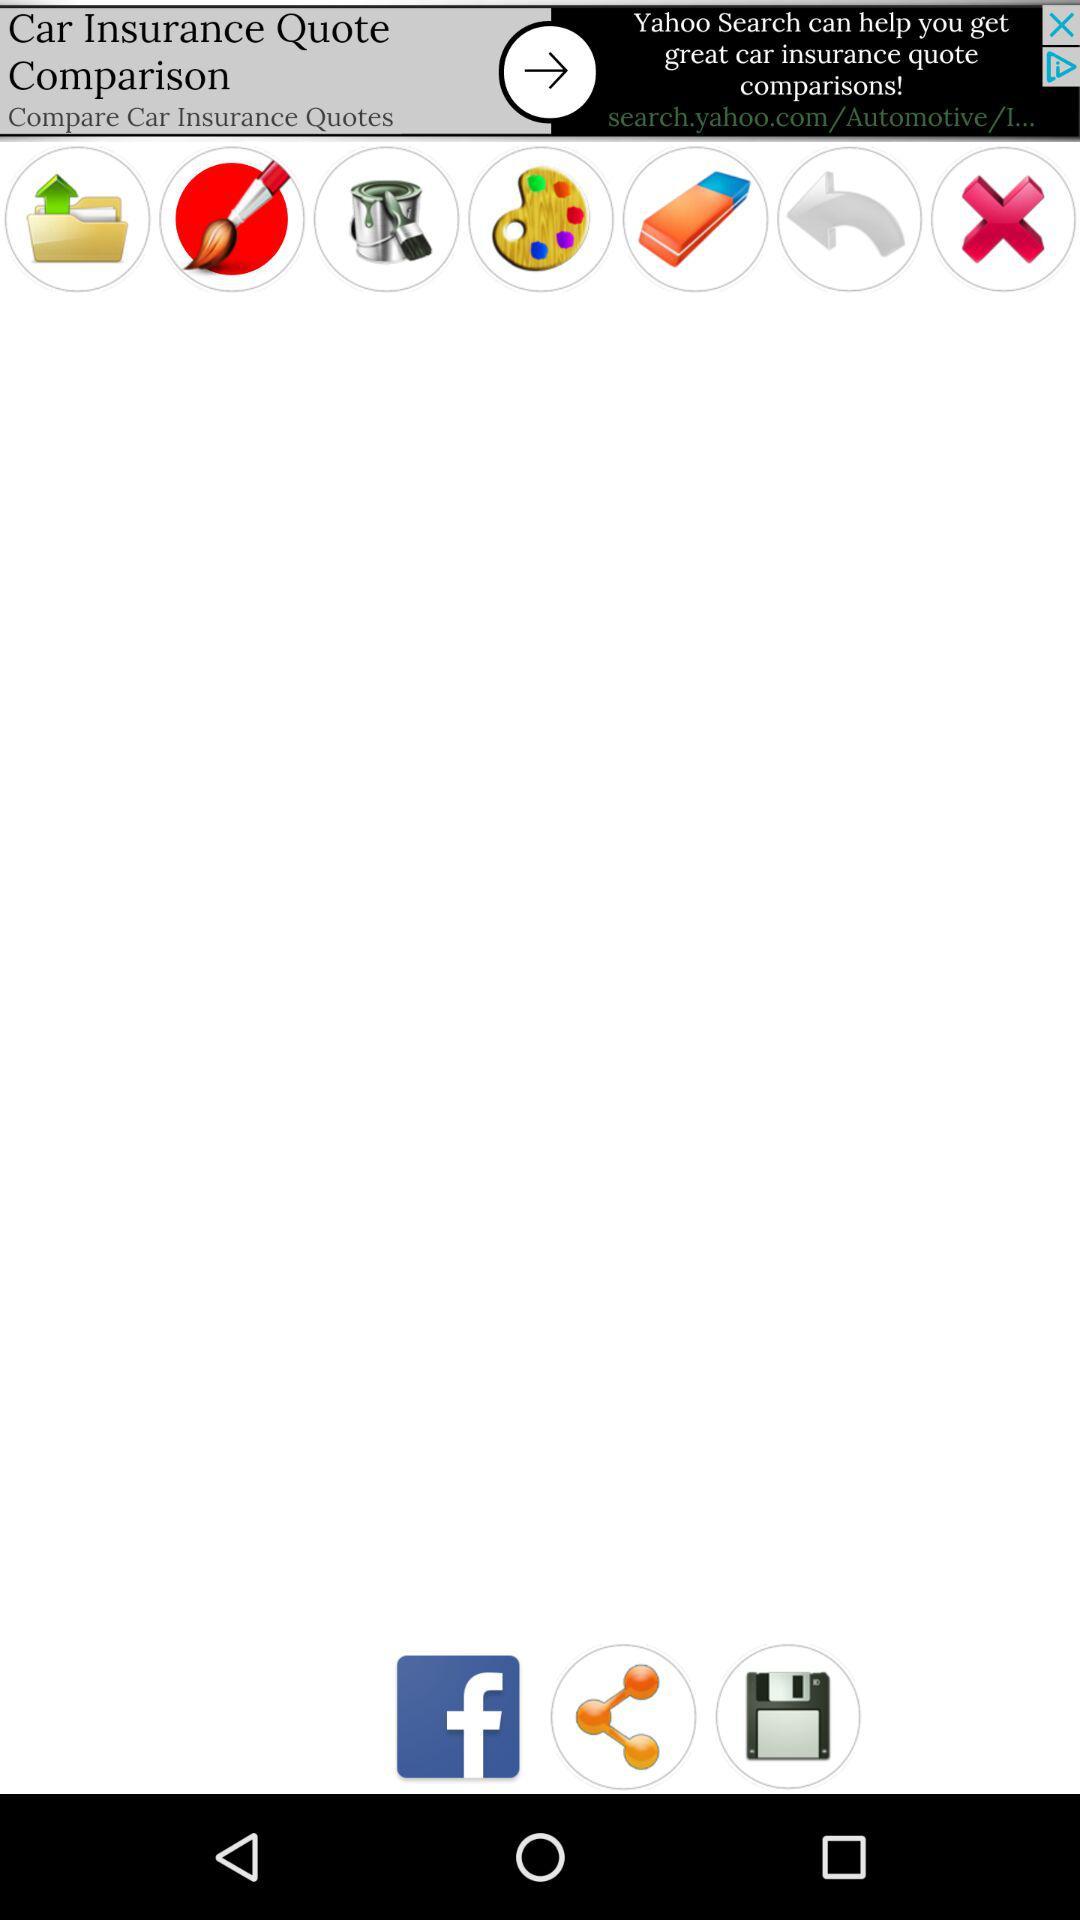 The image size is (1080, 1920). Describe the element at coordinates (458, 1837) in the screenshot. I see `the facebook icon` at that location.